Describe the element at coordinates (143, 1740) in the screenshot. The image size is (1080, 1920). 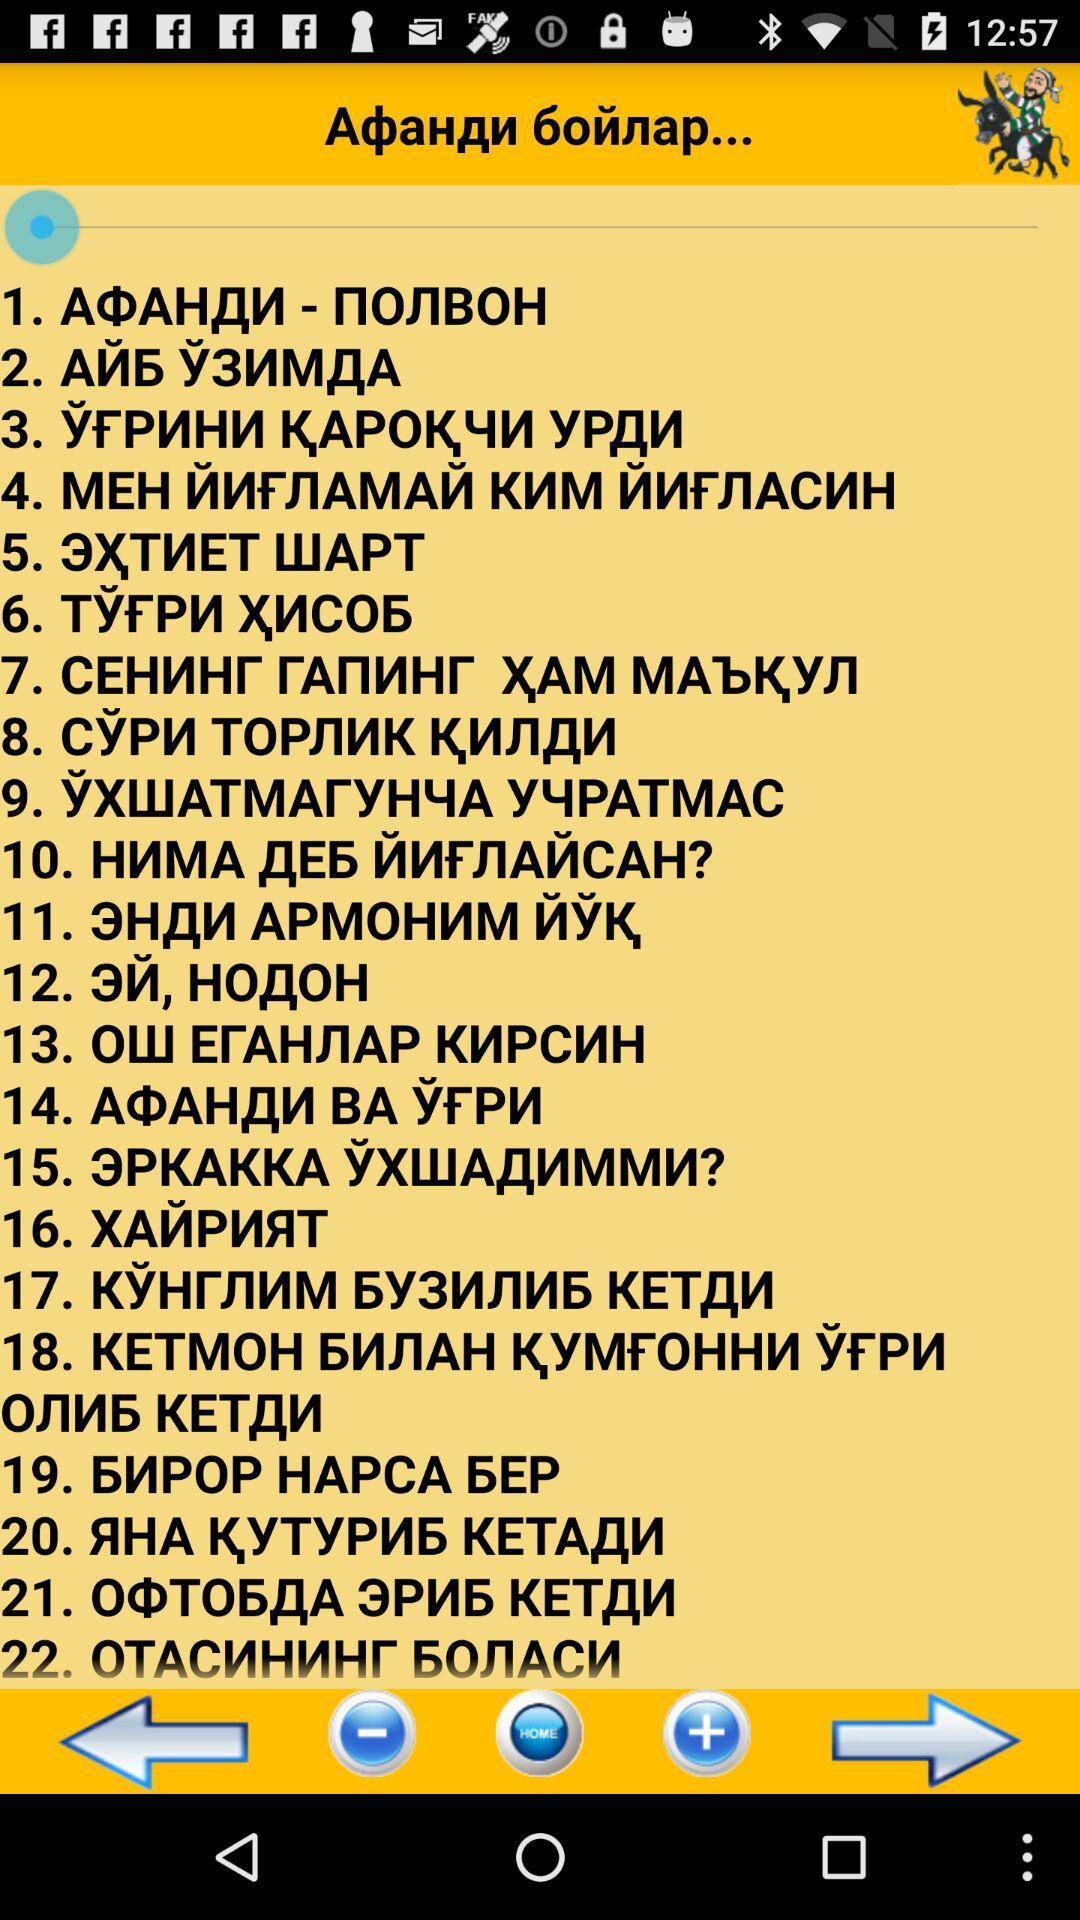
I see `item at the bottom left corner` at that location.